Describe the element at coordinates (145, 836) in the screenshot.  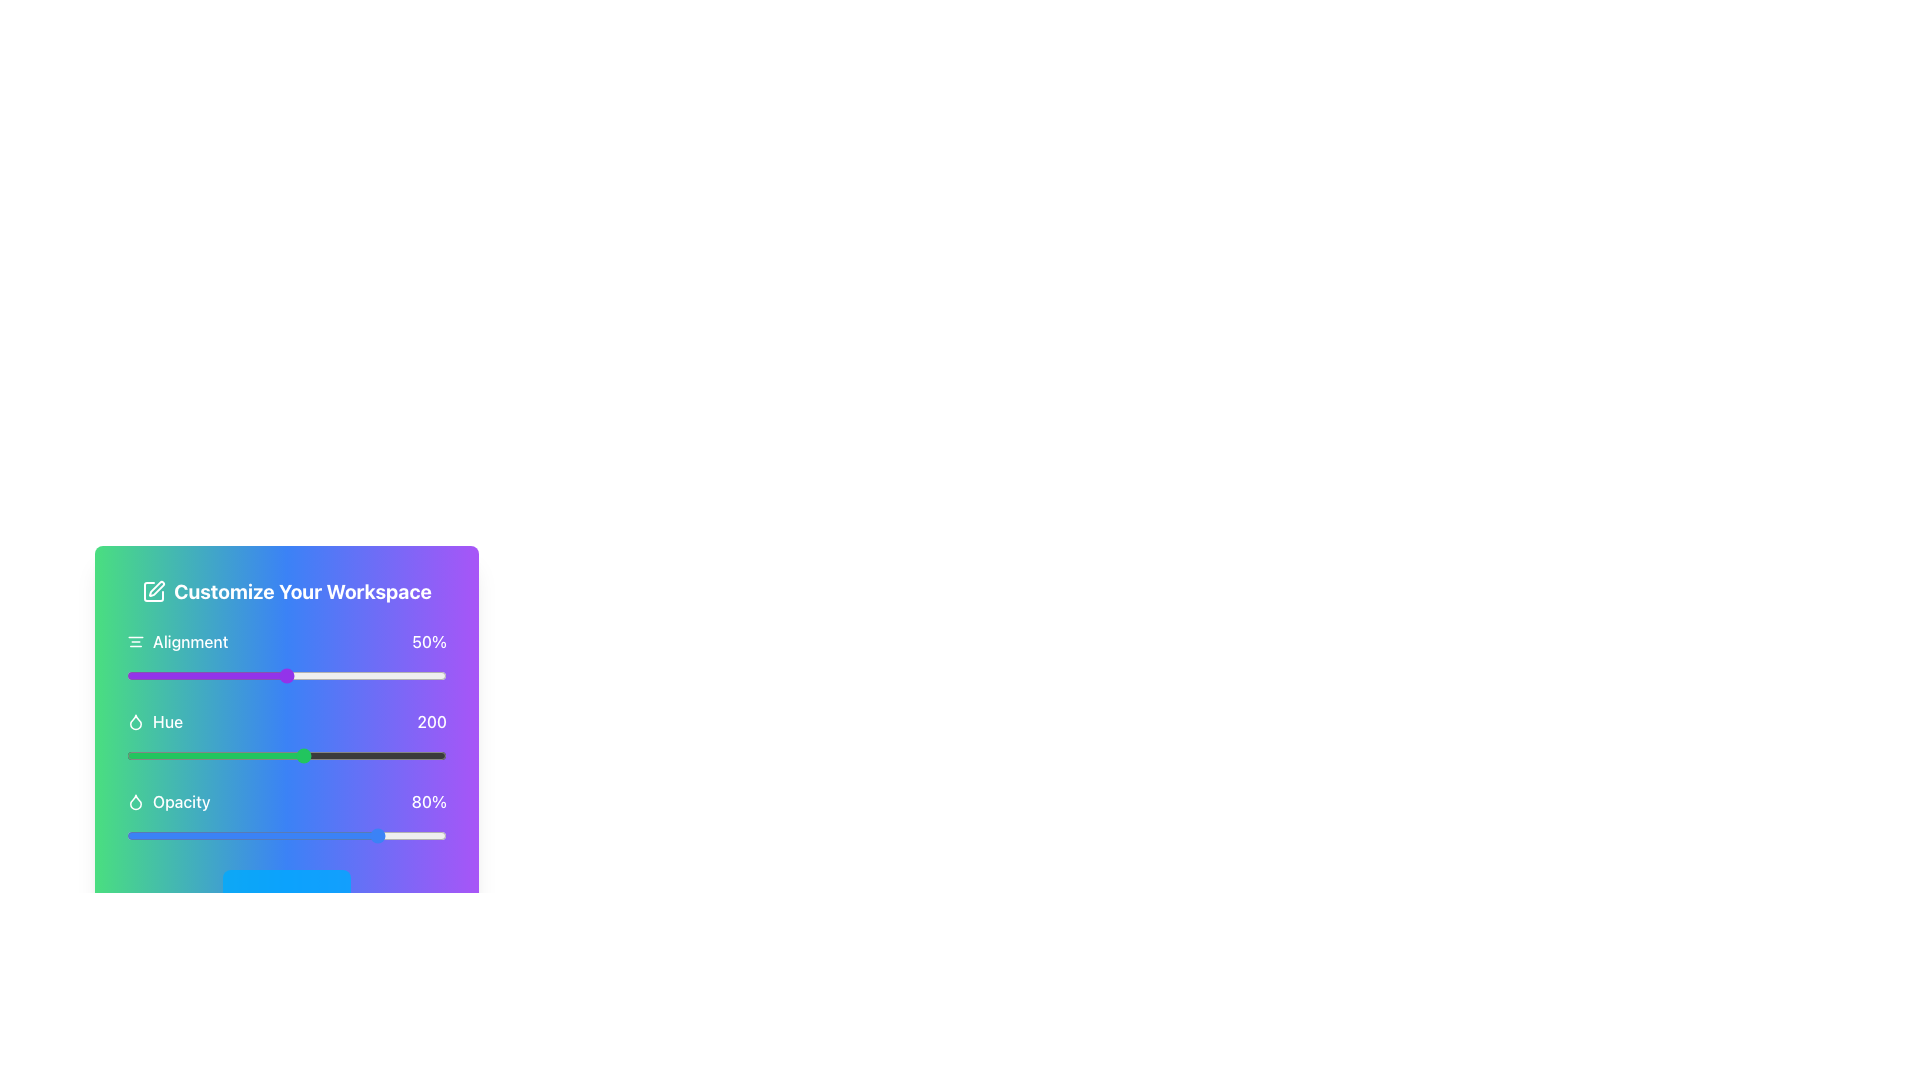
I see `opacity` at that location.